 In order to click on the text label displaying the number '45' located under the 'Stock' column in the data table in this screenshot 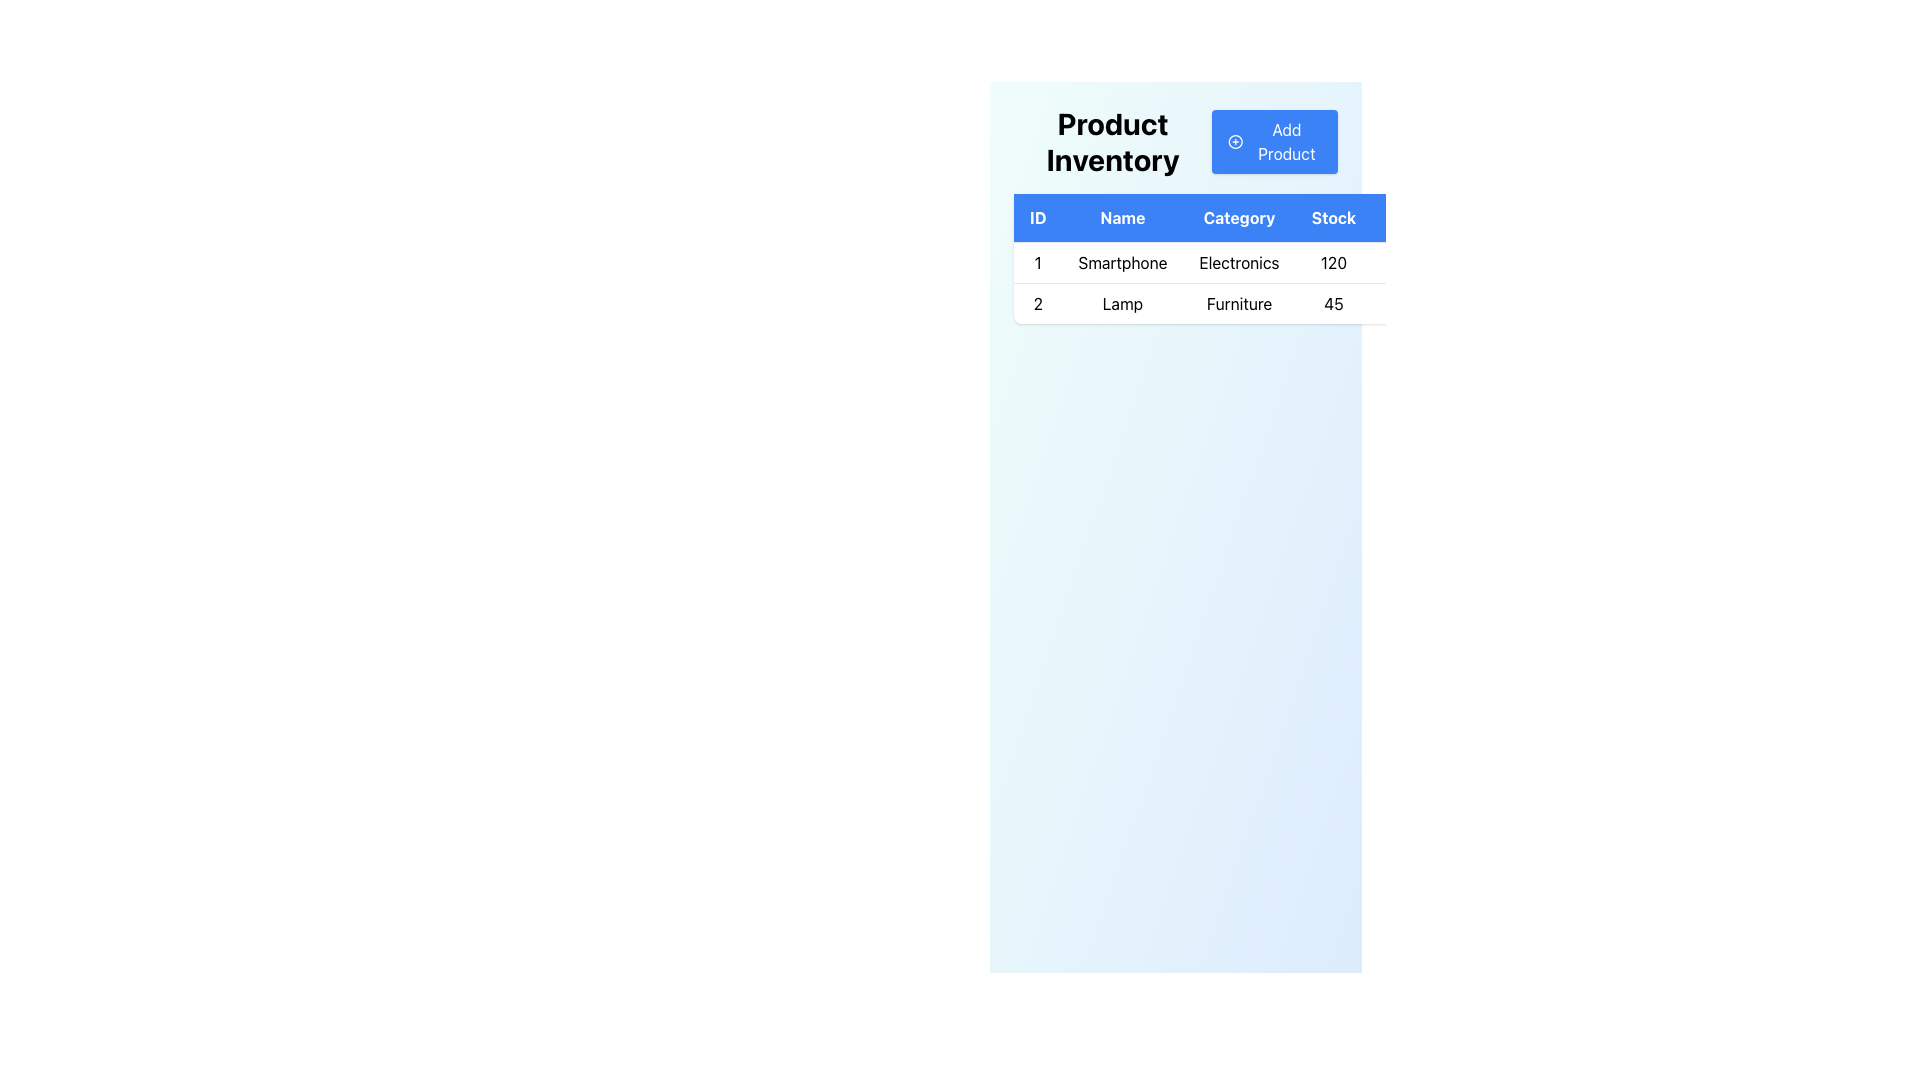, I will do `click(1334, 303)`.